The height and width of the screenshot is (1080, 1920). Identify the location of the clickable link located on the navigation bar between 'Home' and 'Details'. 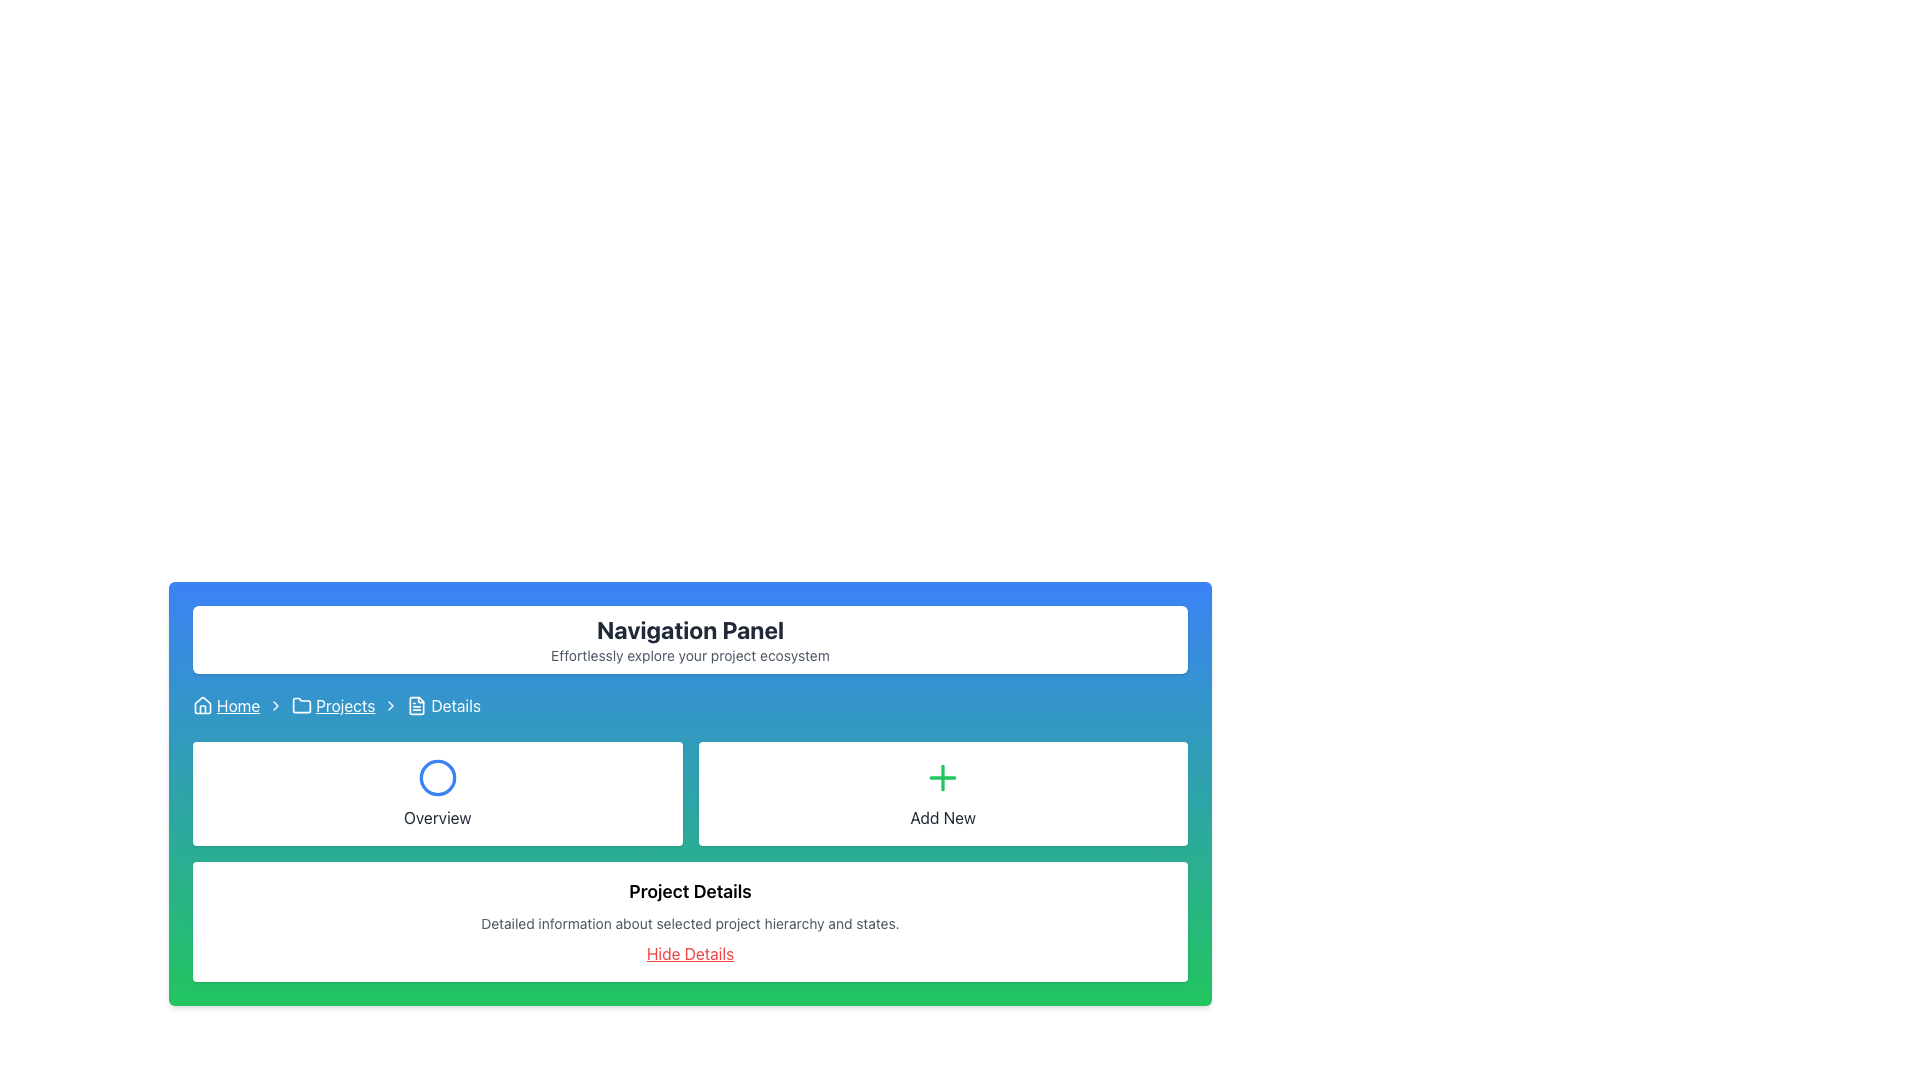
(333, 704).